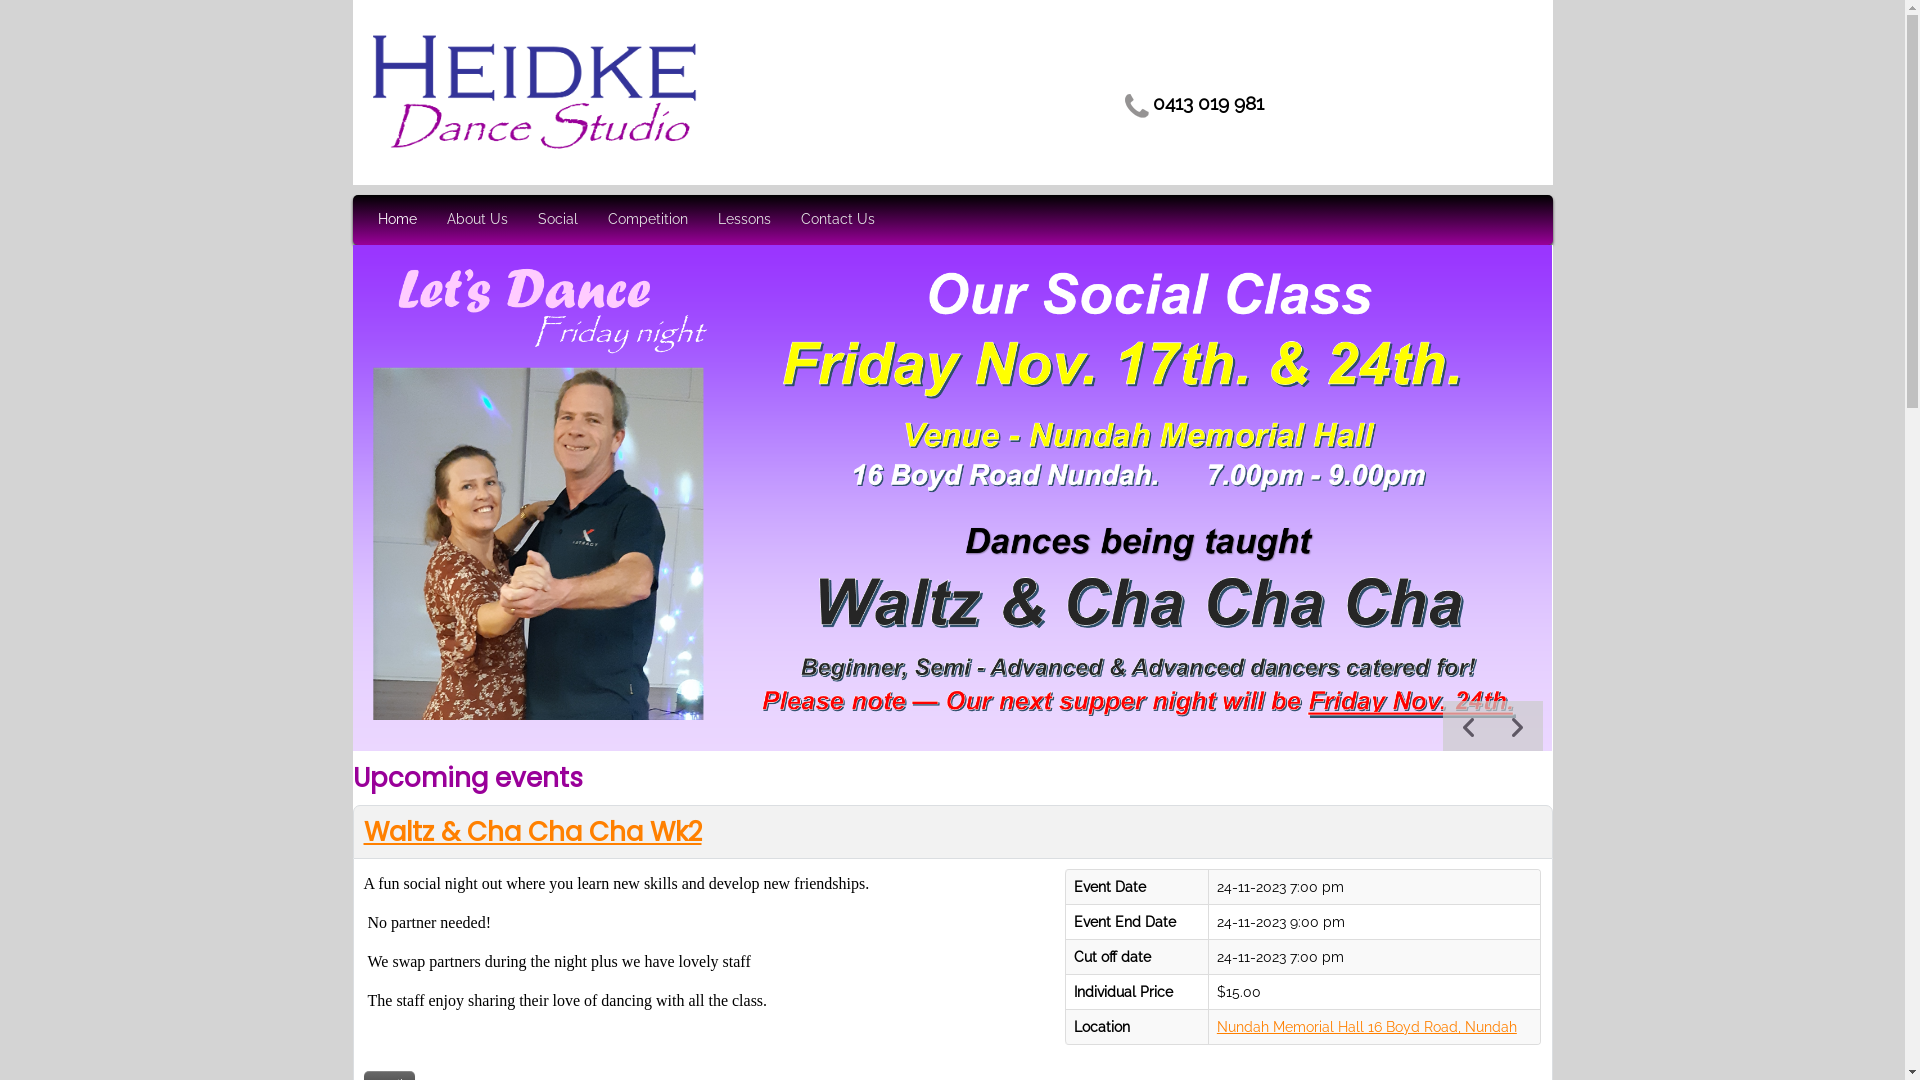  What do you see at coordinates (743, 219) in the screenshot?
I see `'Lessons'` at bounding box center [743, 219].